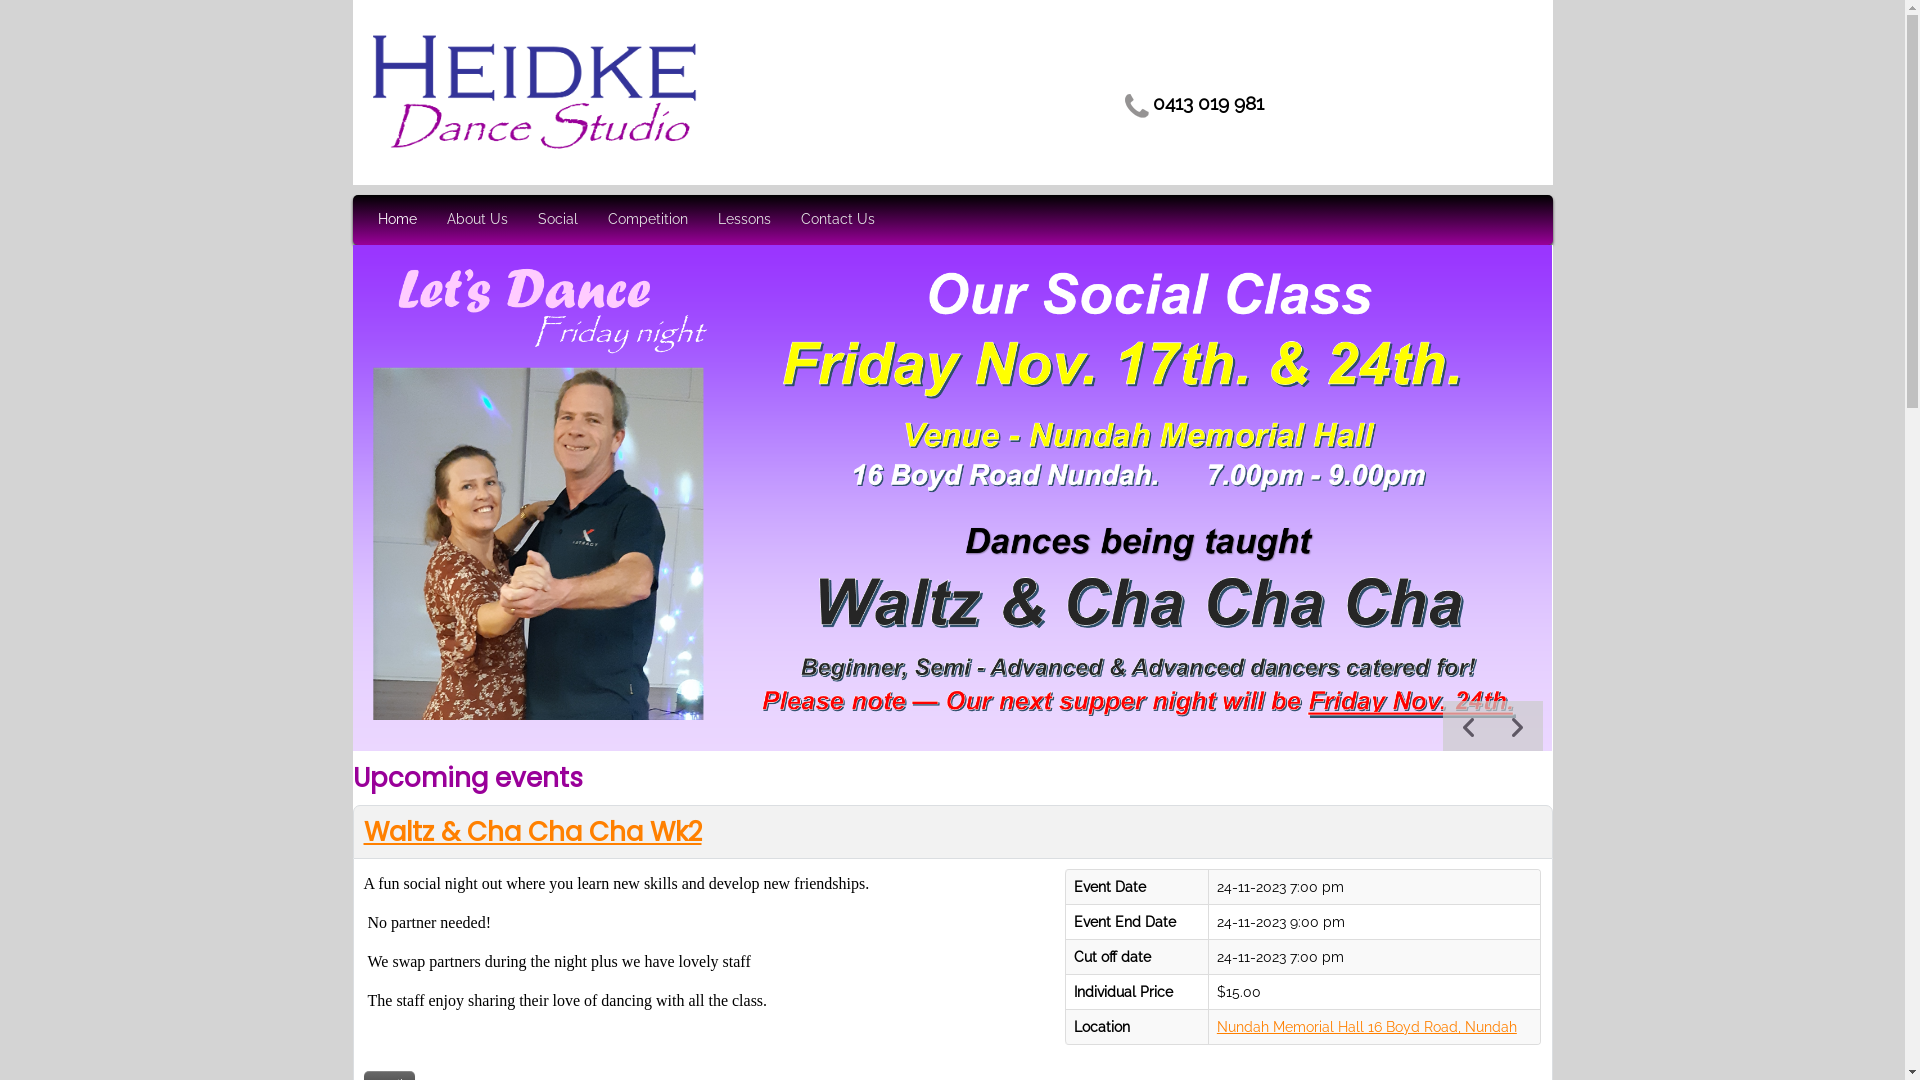  What do you see at coordinates (743, 219) in the screenshot?
I see `'Lessons'` at bounding box center [743, 219].